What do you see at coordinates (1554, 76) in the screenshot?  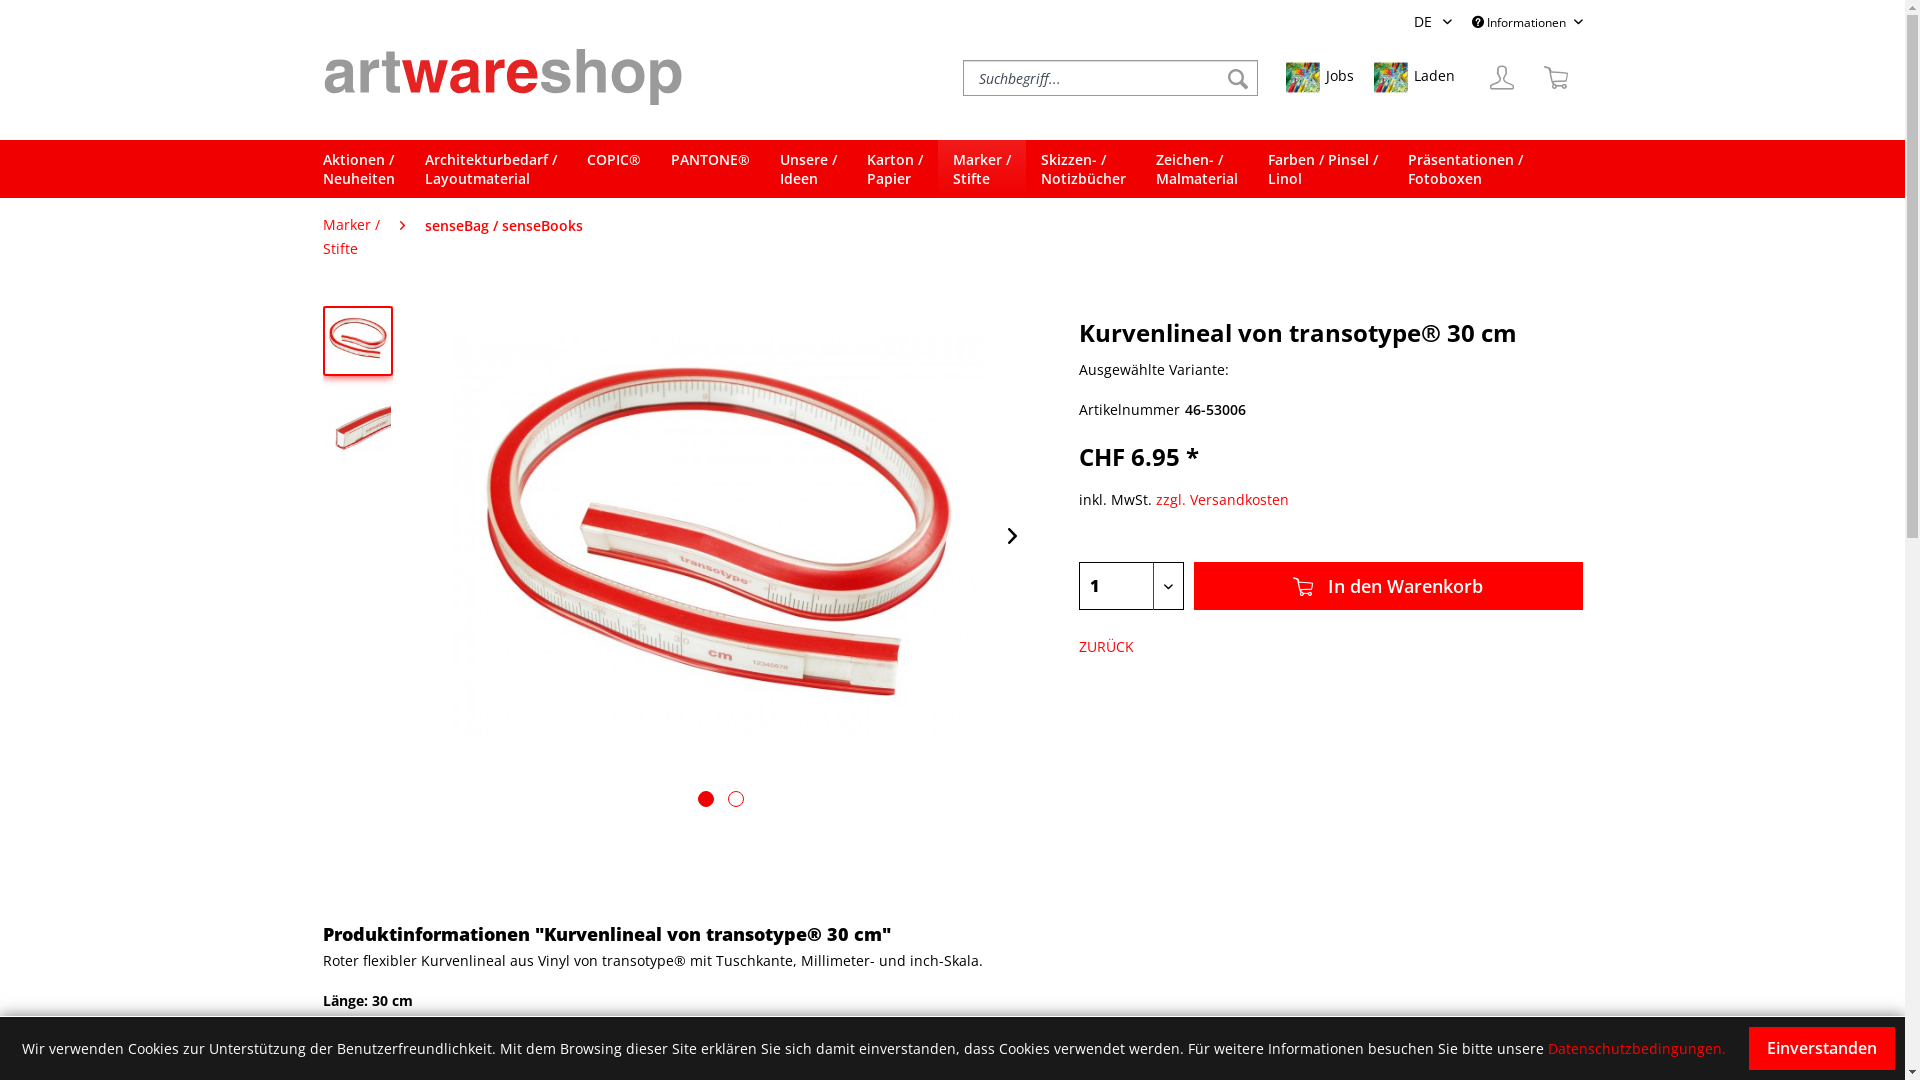 I see `'Warenkorb'` at bounding box center [1554, 76].